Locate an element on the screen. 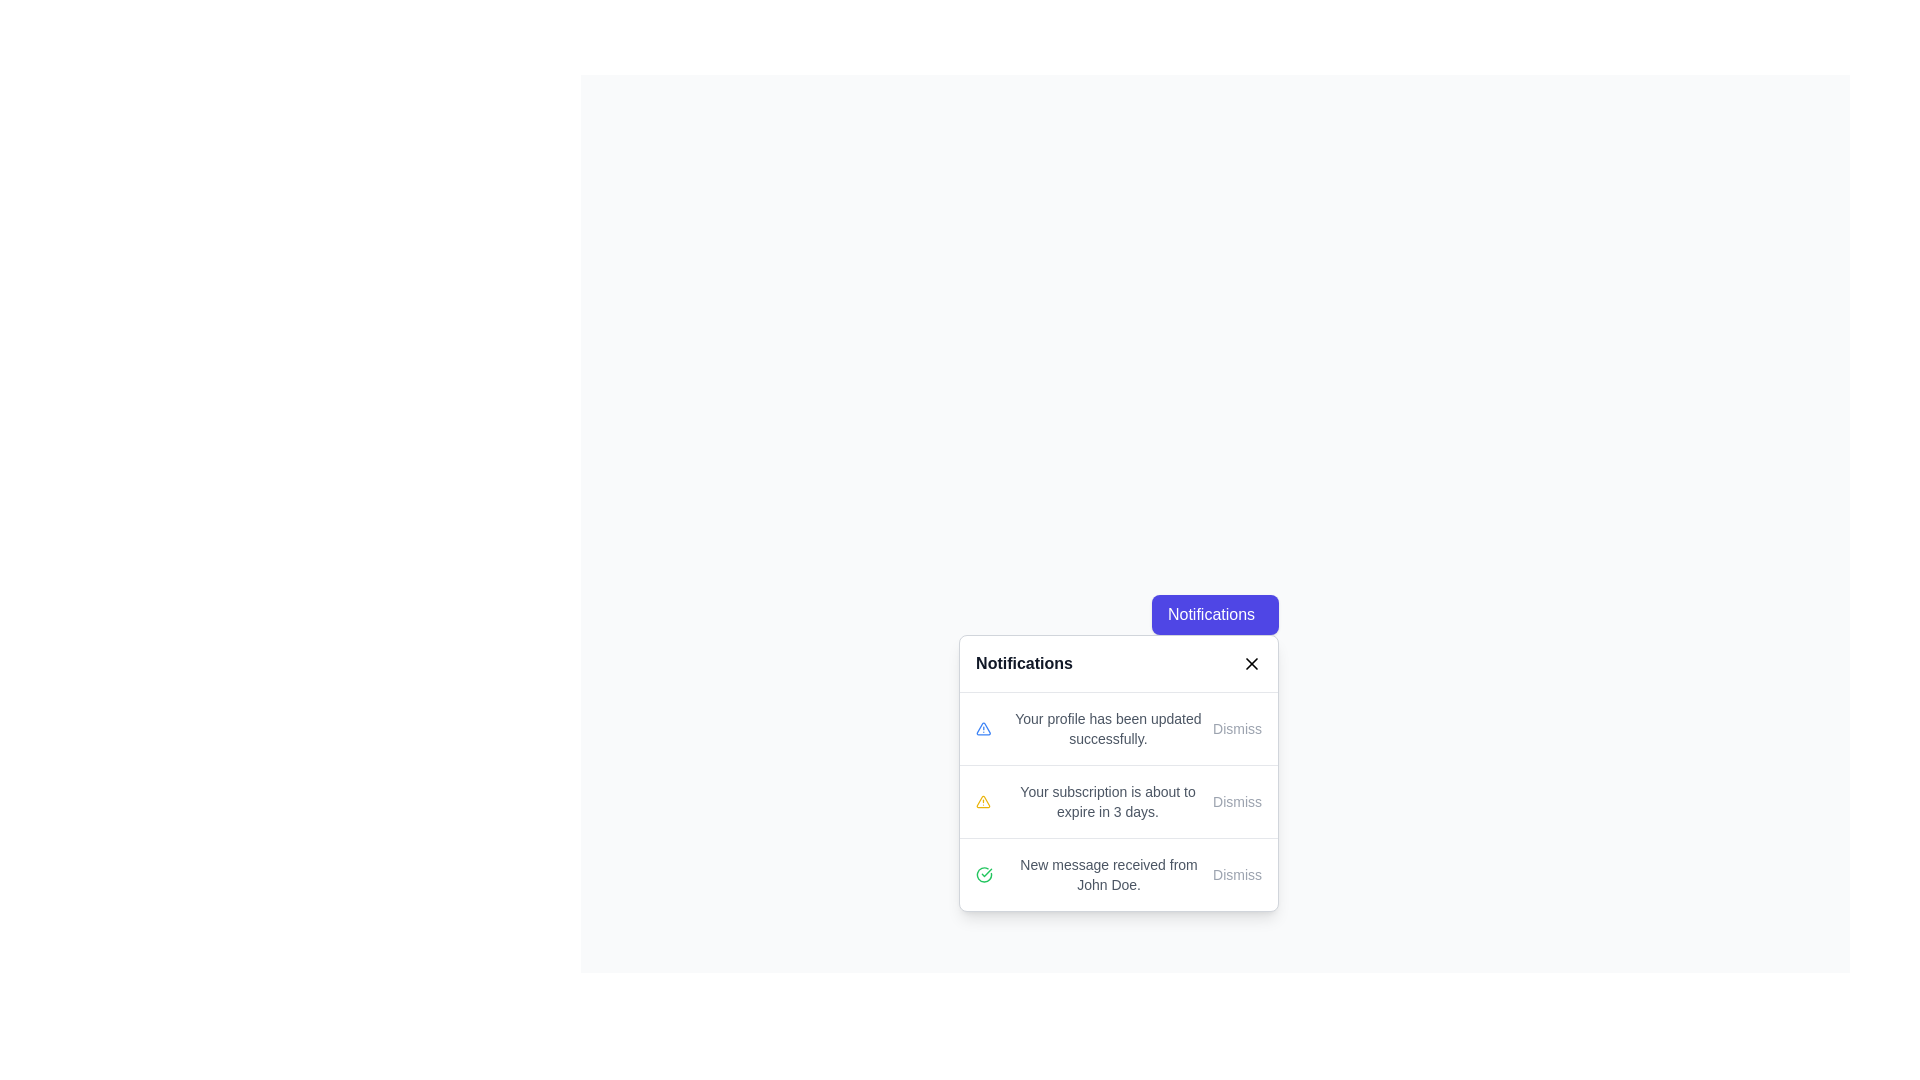 The image size is (1920, 1080). the confirmation icon indicating a new message received from John Doe in the notification entry at the bottom of the modal is located at coordinates (984, 874).